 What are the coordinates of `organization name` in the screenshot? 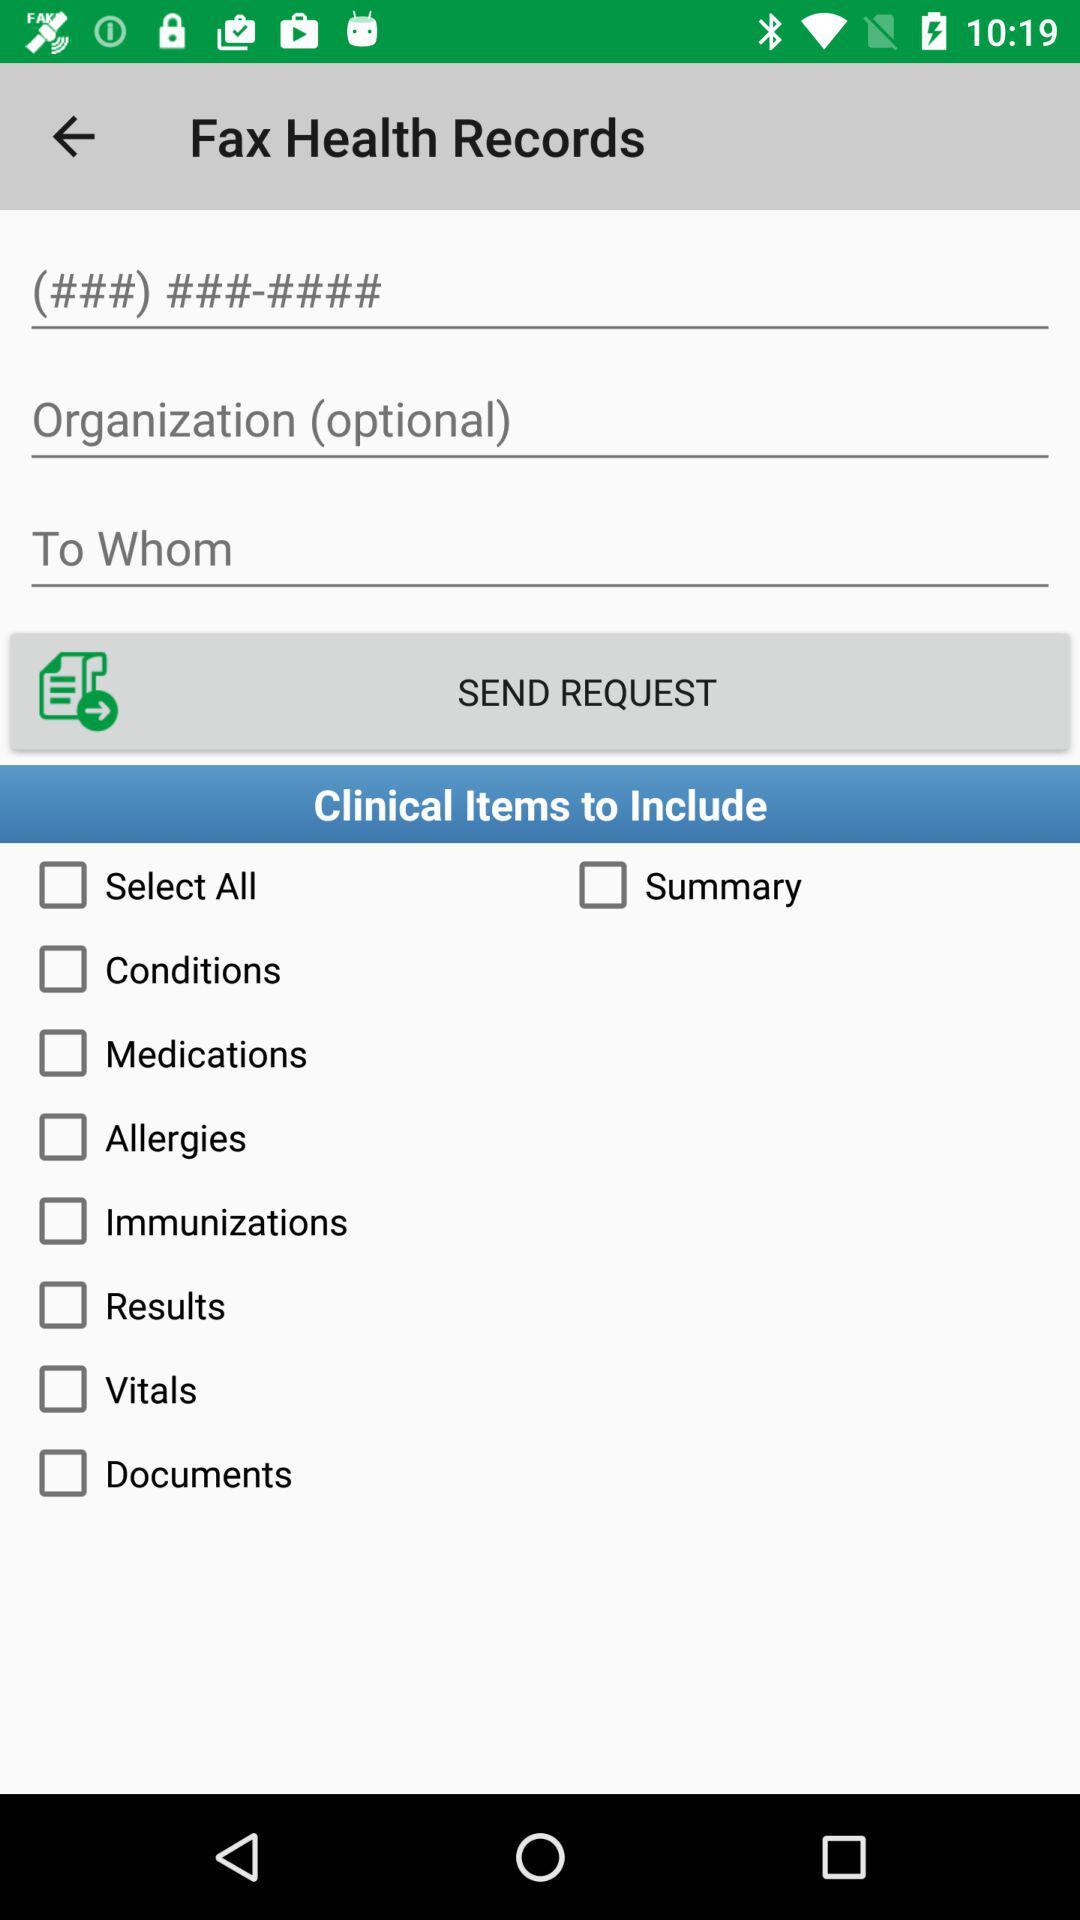 It's located at (540, 418).